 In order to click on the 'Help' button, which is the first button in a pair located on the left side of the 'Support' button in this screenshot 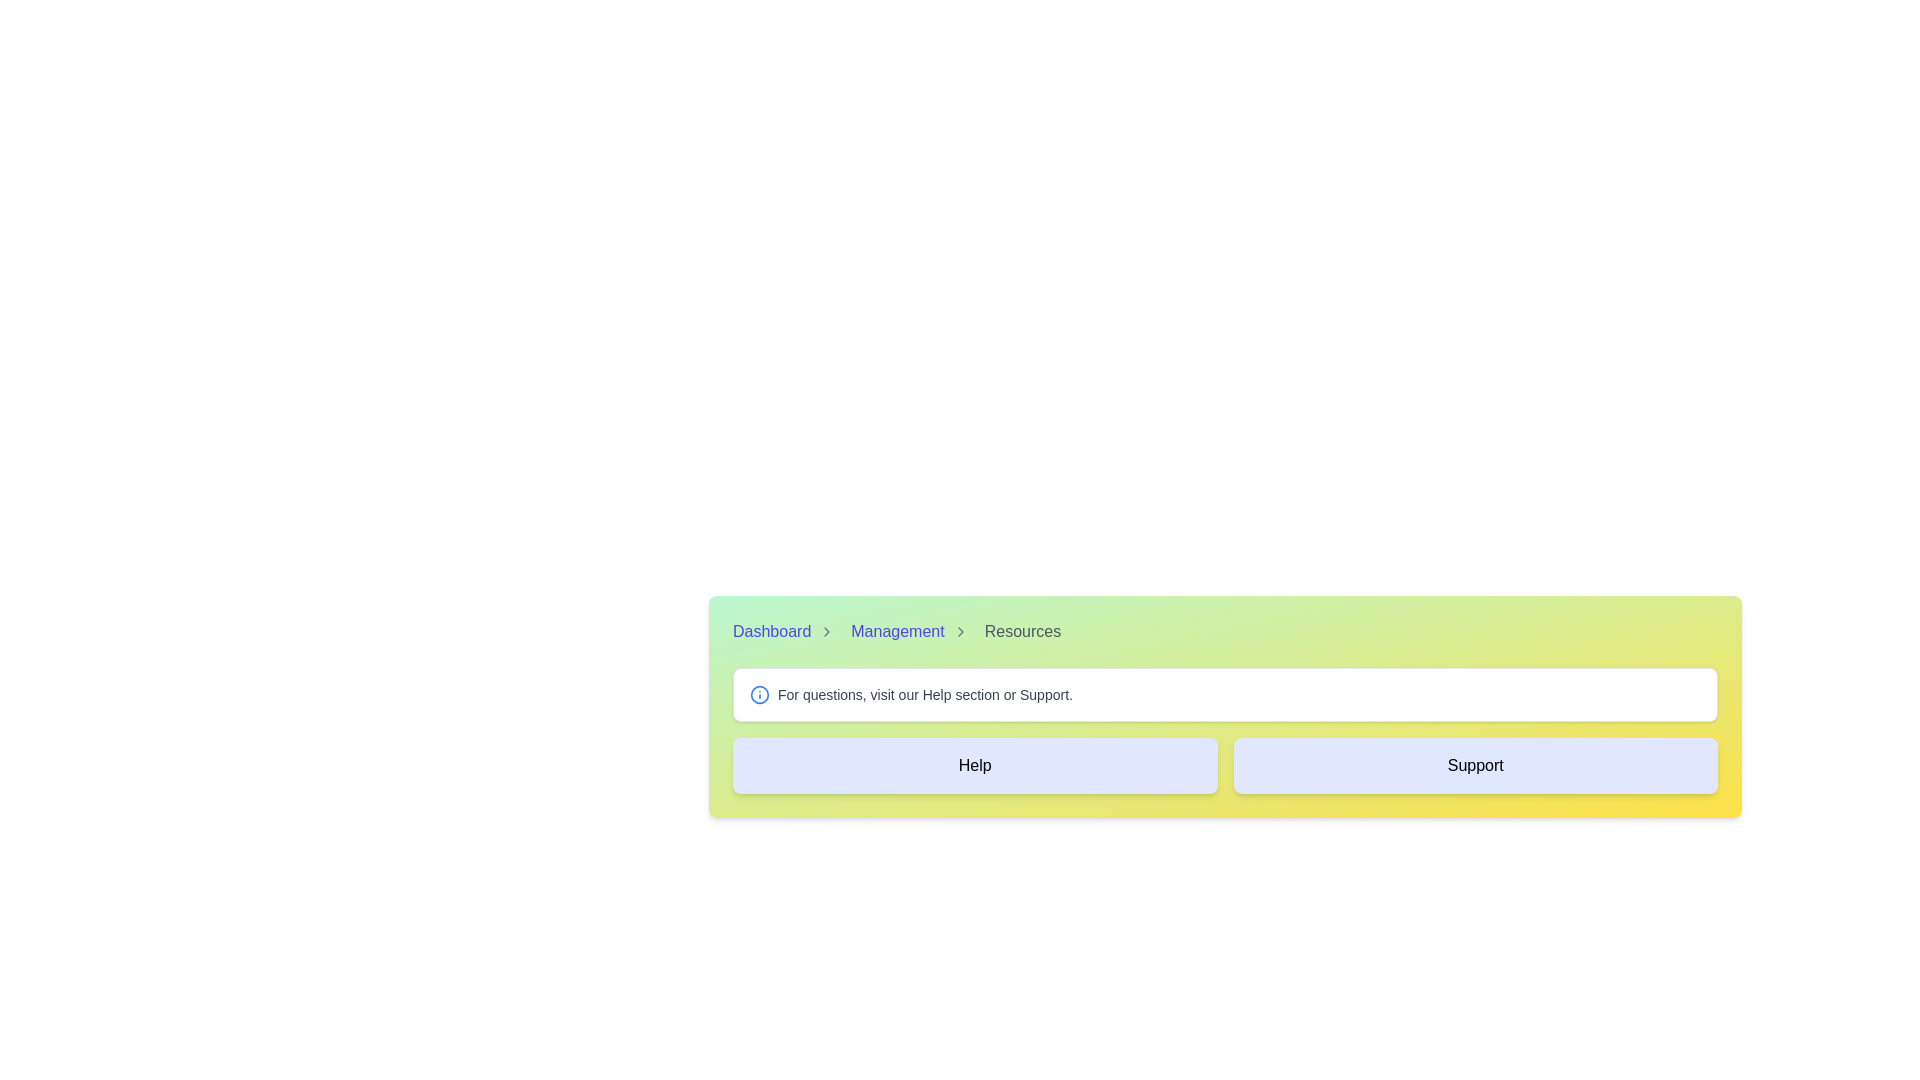, I will do `click(975, 765)`.